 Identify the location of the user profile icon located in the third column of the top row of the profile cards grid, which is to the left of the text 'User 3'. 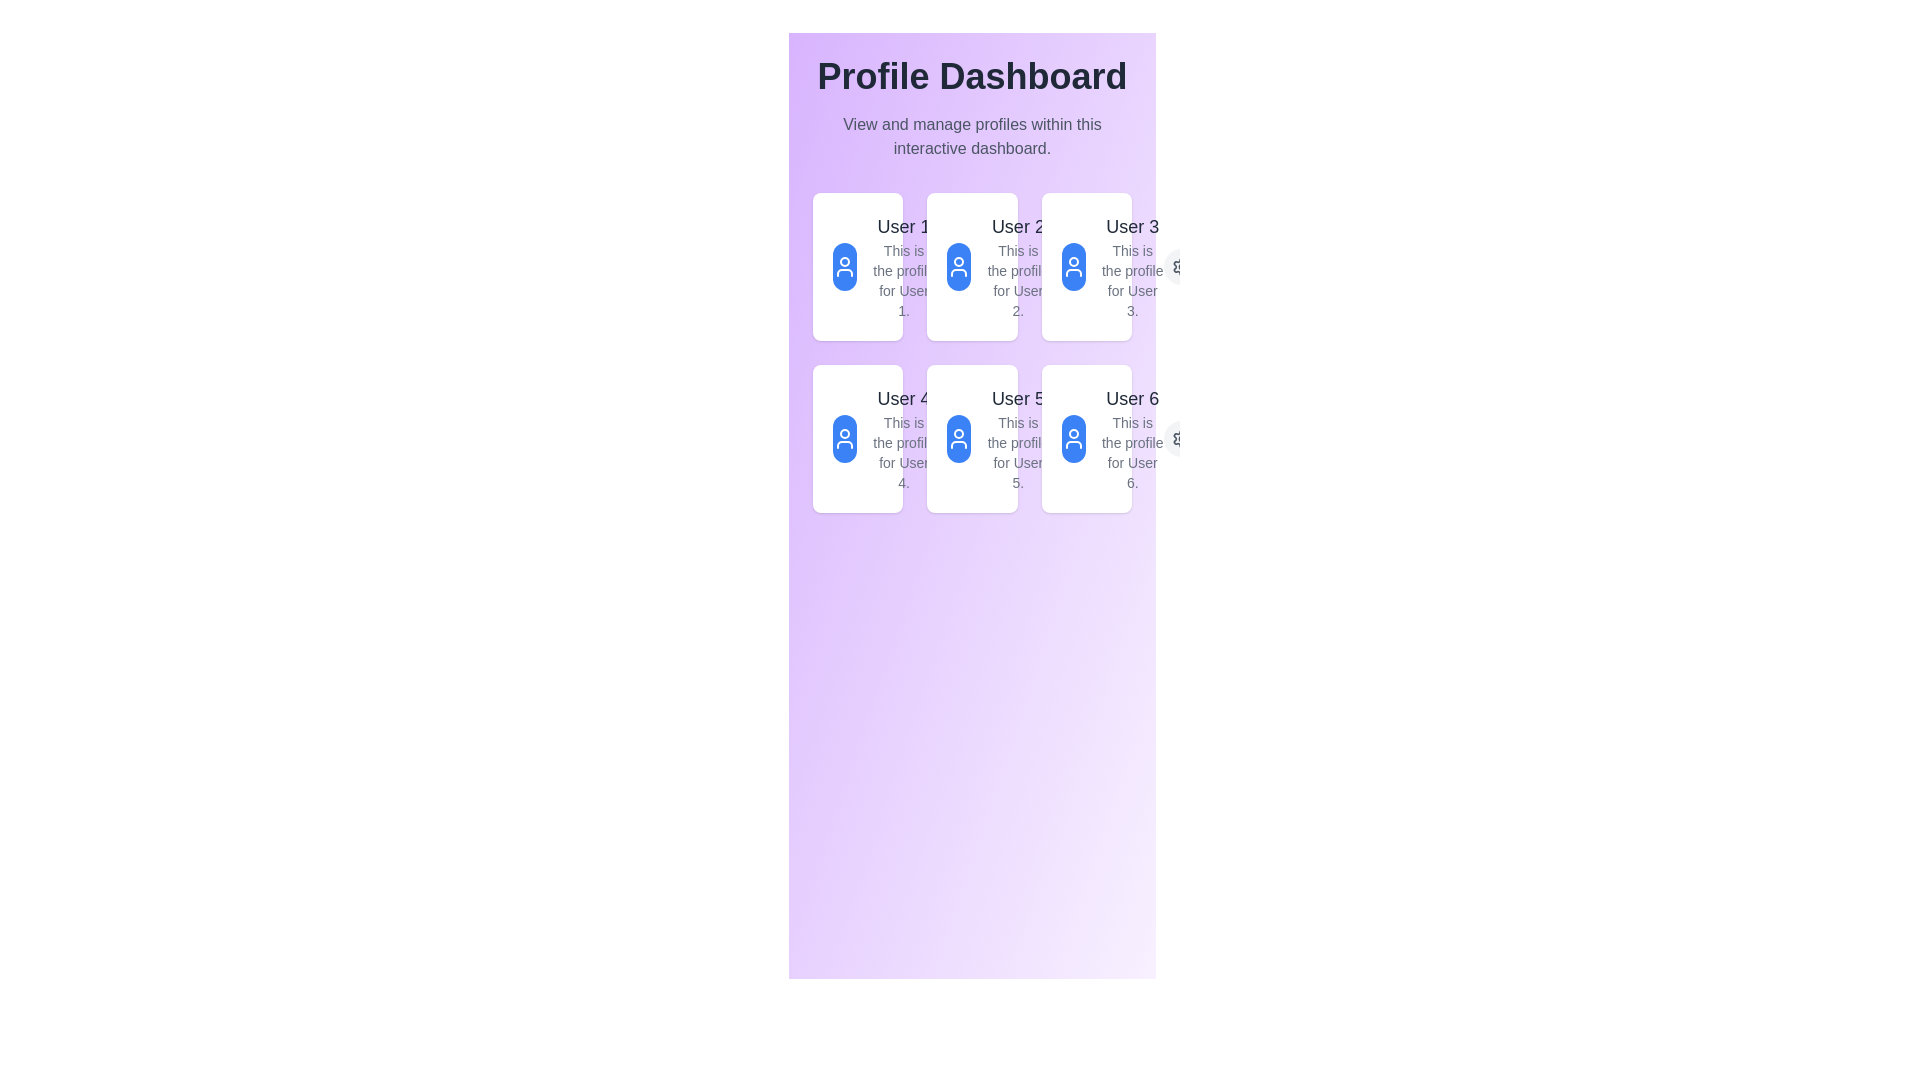
(1072, 265).